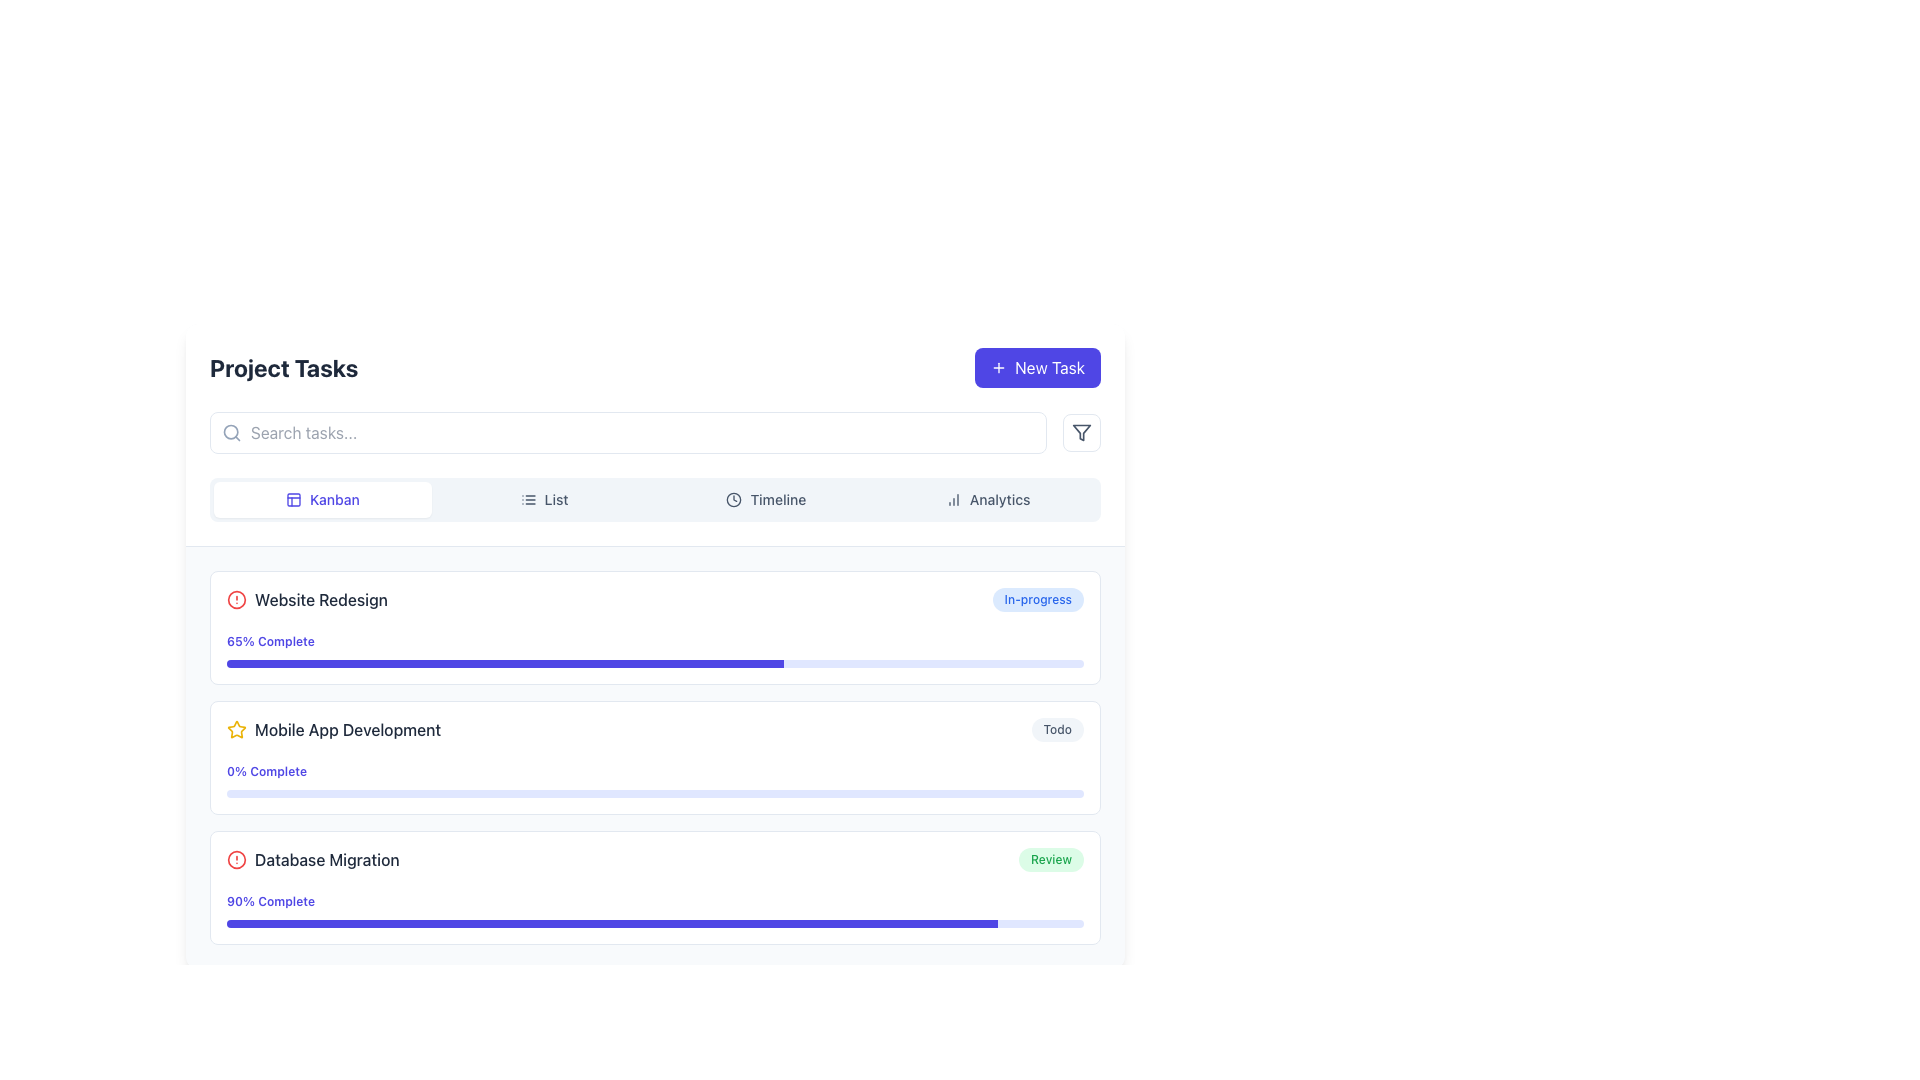 This screenshot has height=1080, width=1920. I want to click on the list icon, which consists of three horizontal lines decreasing in length from top to bottom, located to the left of the 'List' text label in the top-center region of the interface, so click(528, 499).